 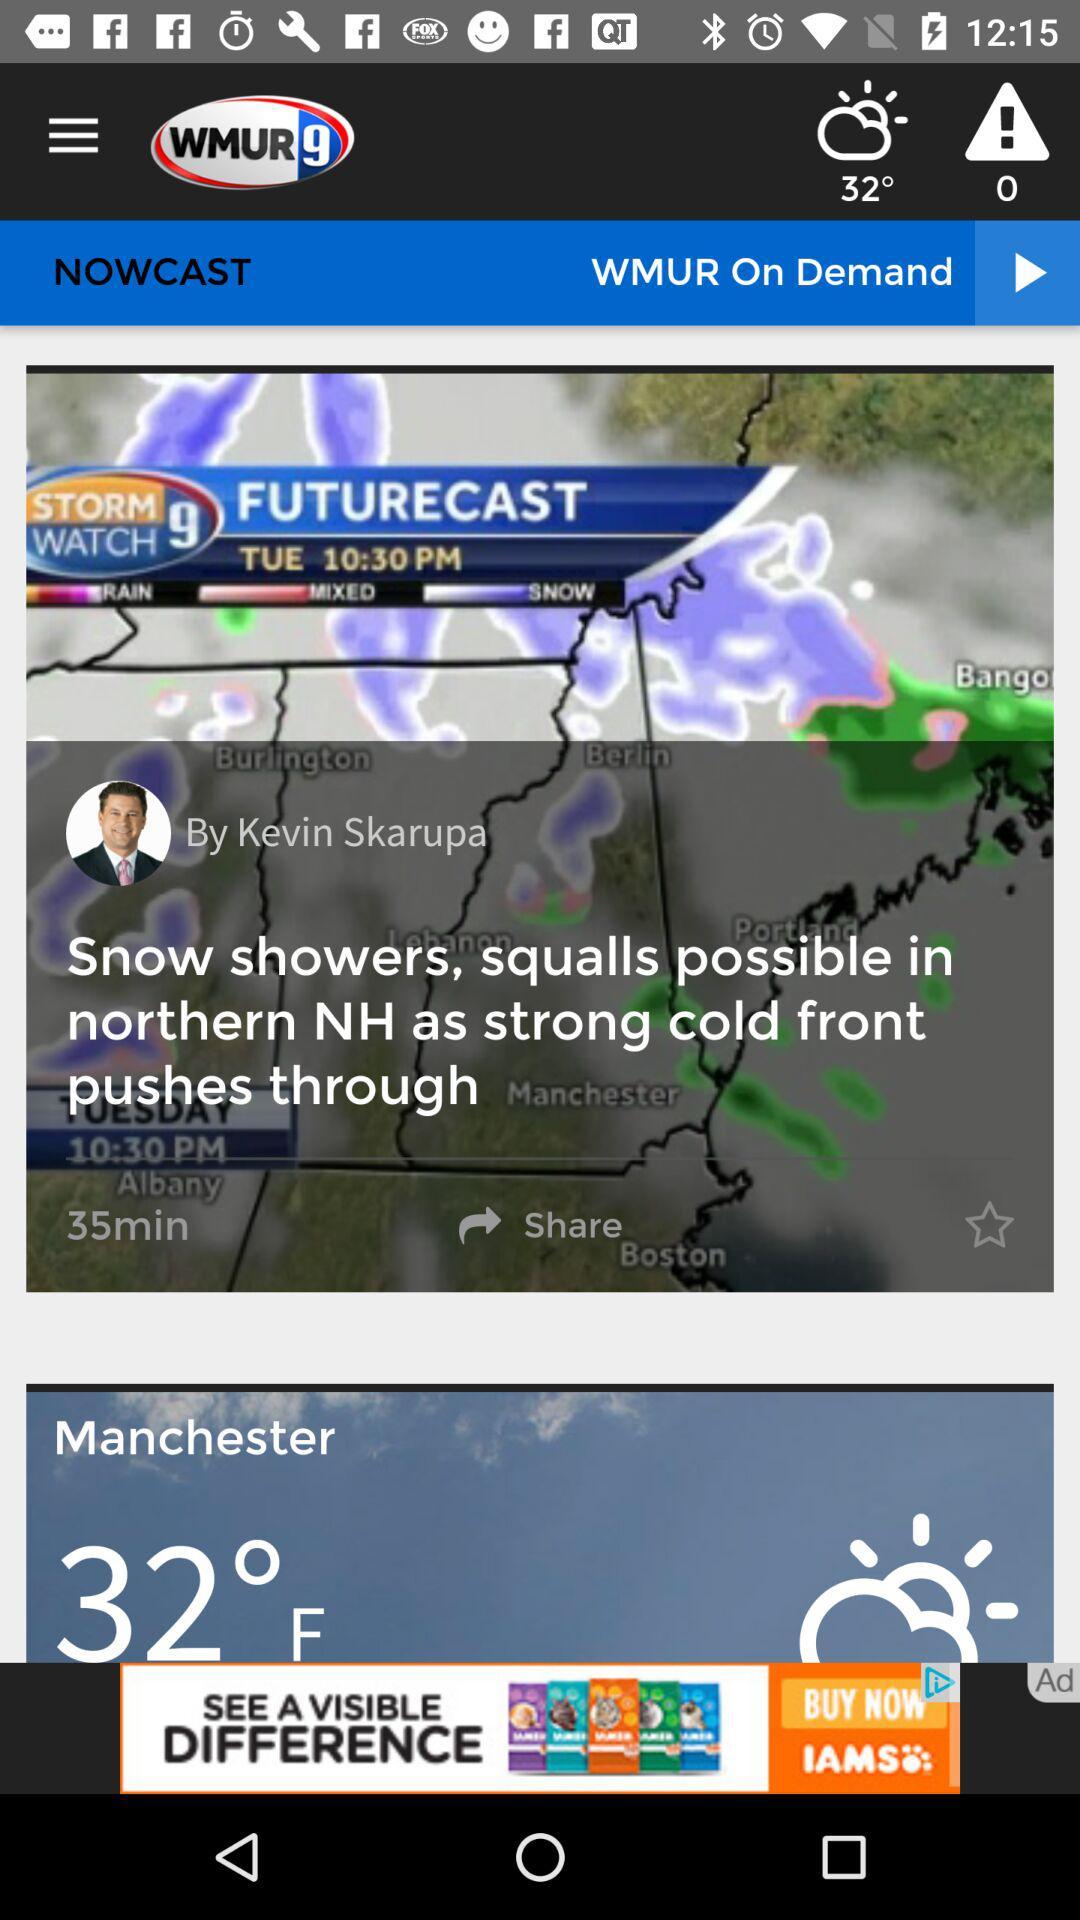 What do you see at coordinates (540, 1727) in the screenshot?
I see `games` at bounding box center [540, 1727].